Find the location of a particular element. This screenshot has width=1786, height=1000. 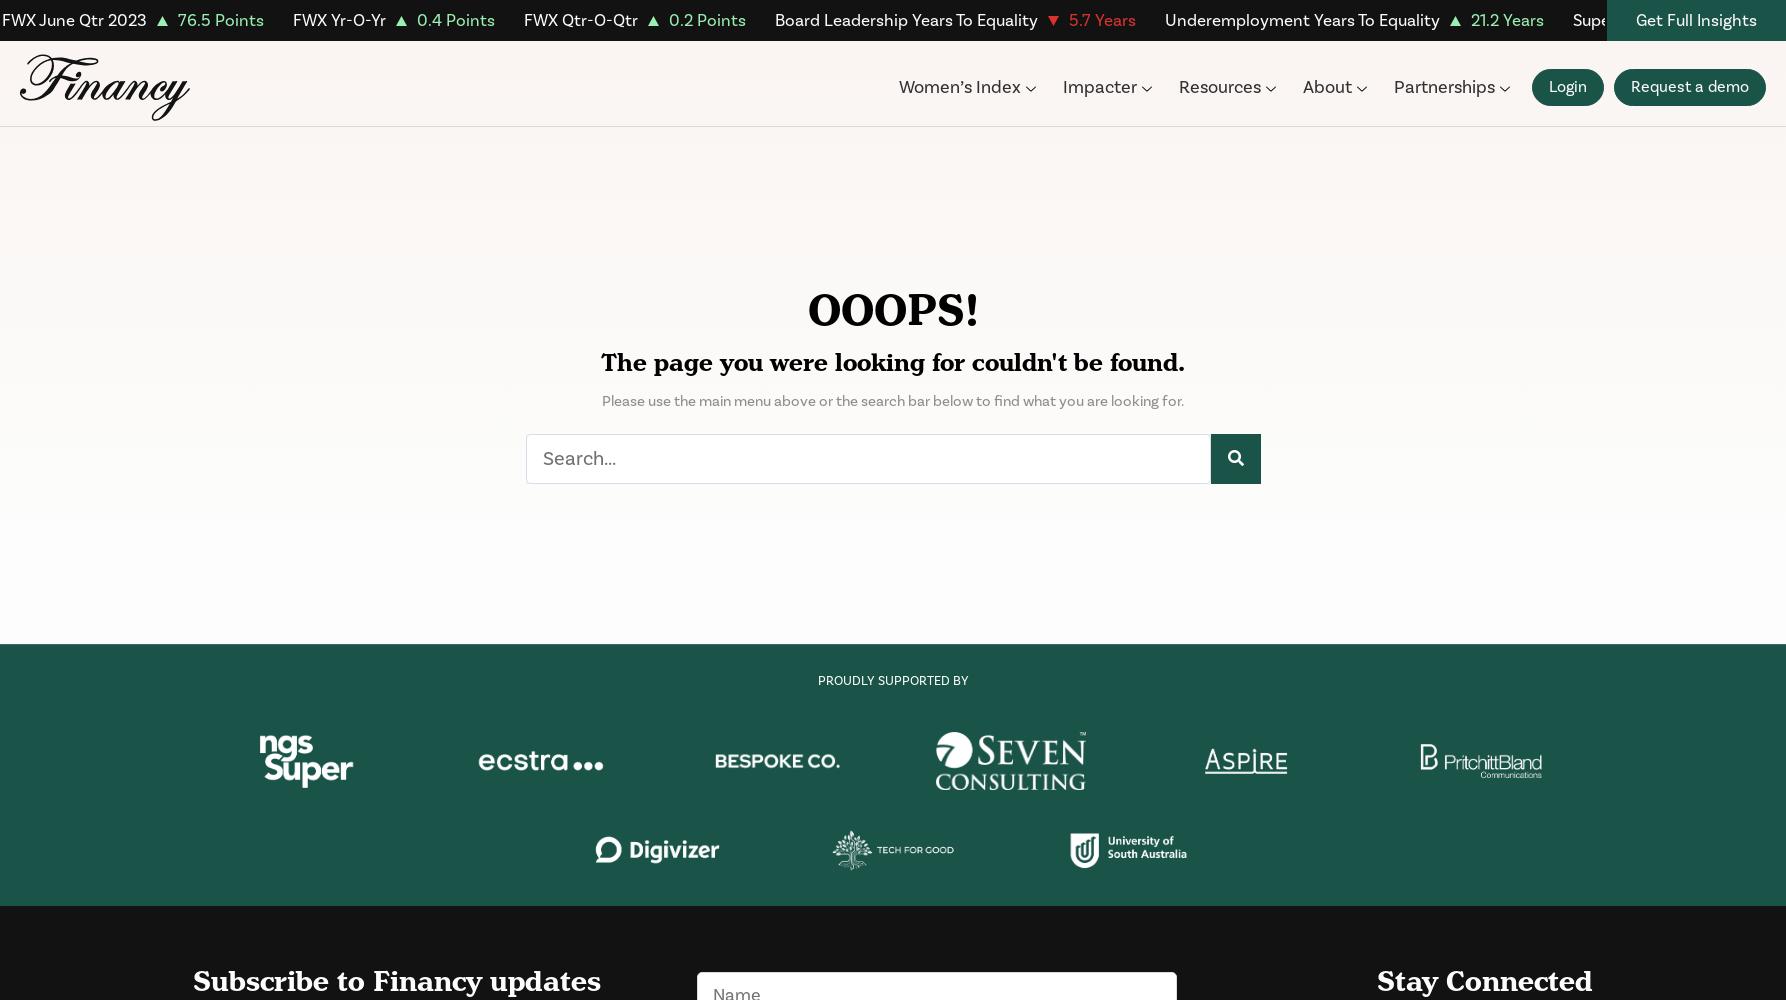

'The page you were looking for couldn't be found.' is located at coordinates (893, 362).